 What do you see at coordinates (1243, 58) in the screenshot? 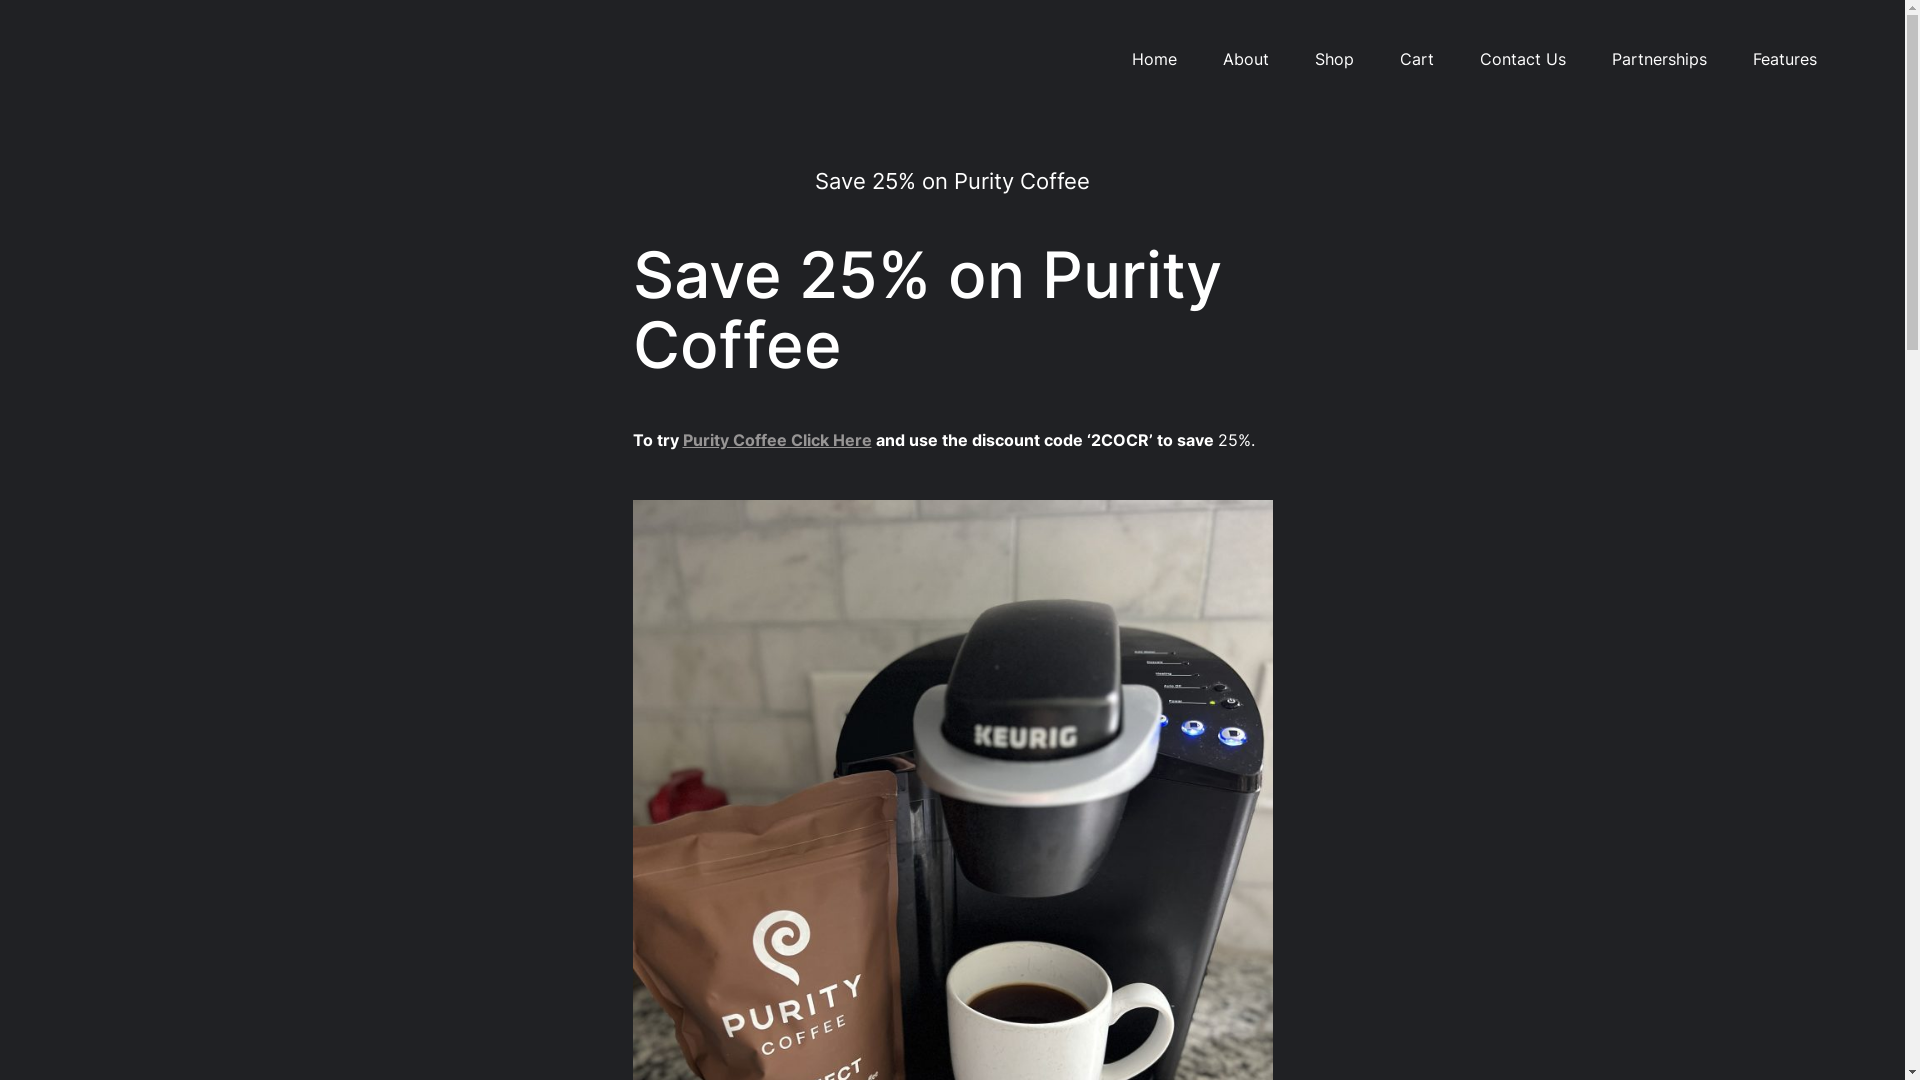
I see `'About'` at bounding box center [1243, 58].